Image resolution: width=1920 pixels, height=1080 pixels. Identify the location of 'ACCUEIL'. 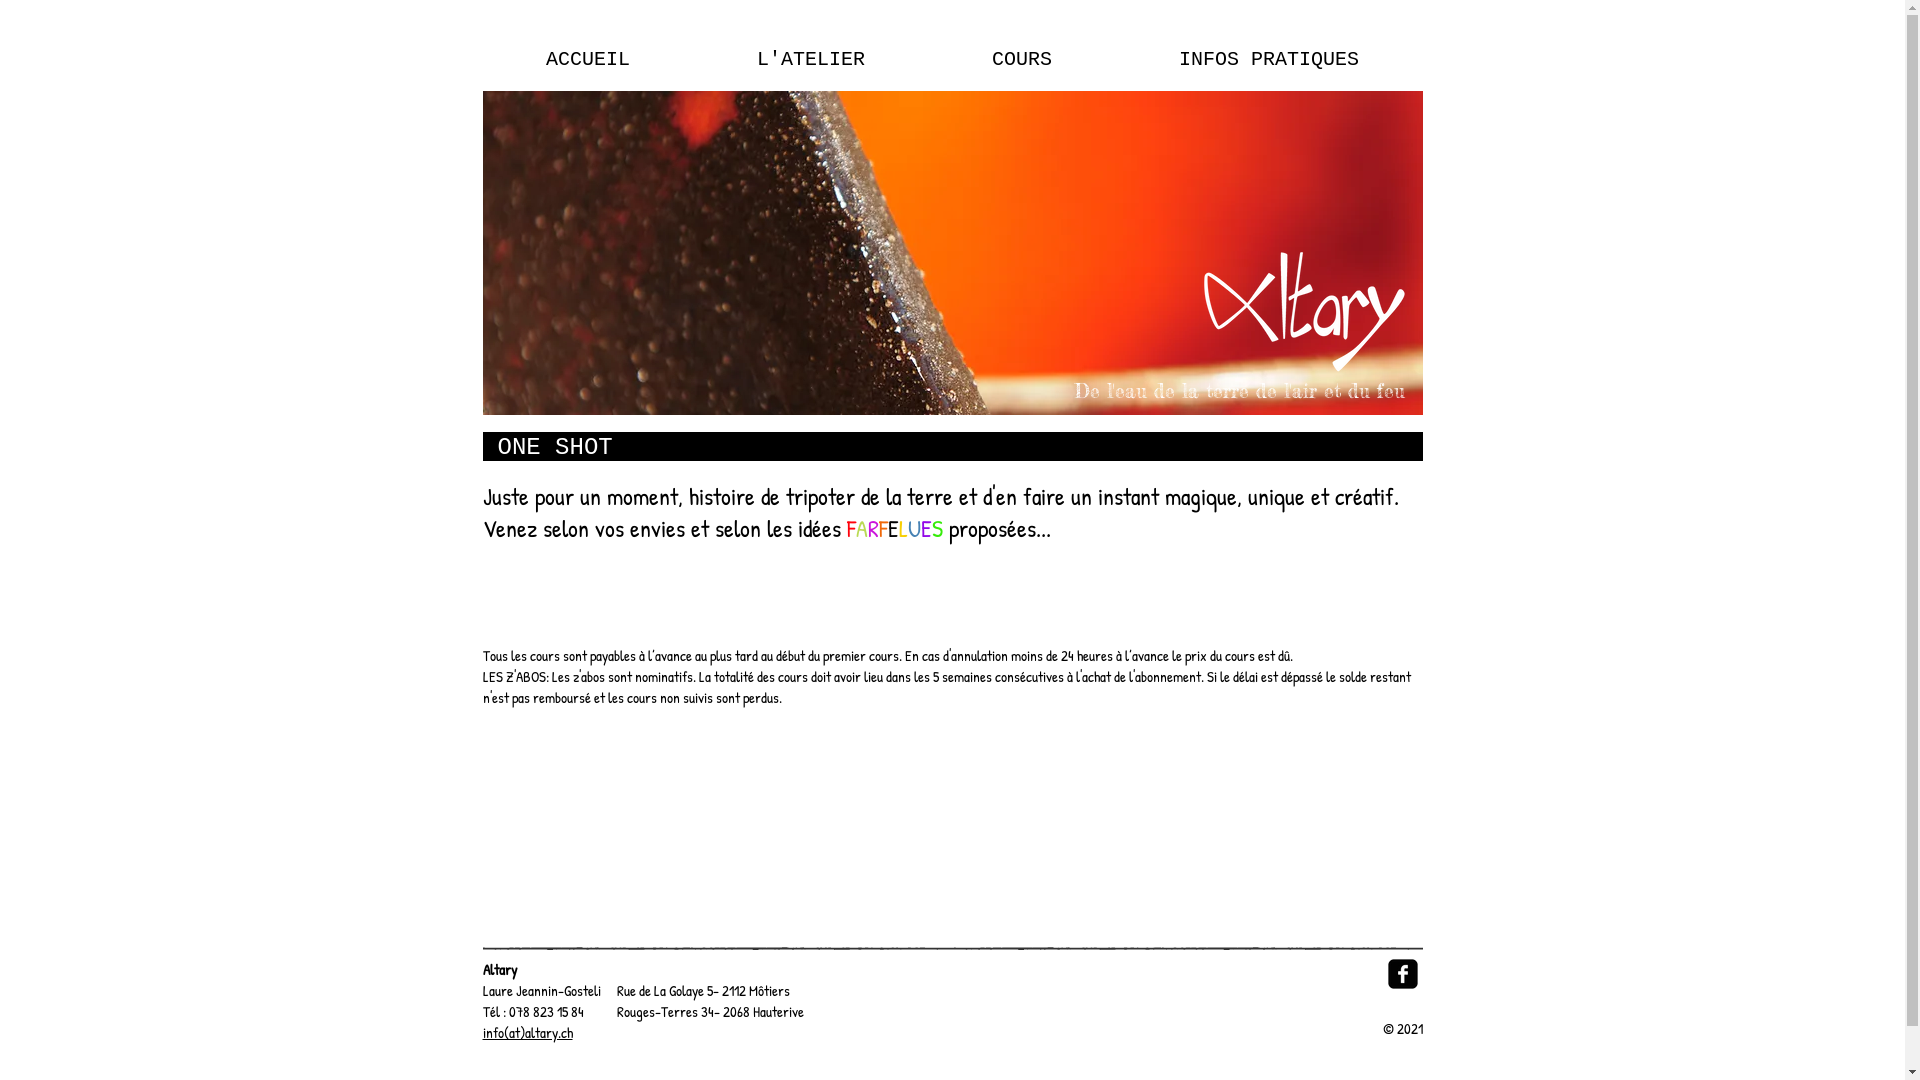
(481, 59).